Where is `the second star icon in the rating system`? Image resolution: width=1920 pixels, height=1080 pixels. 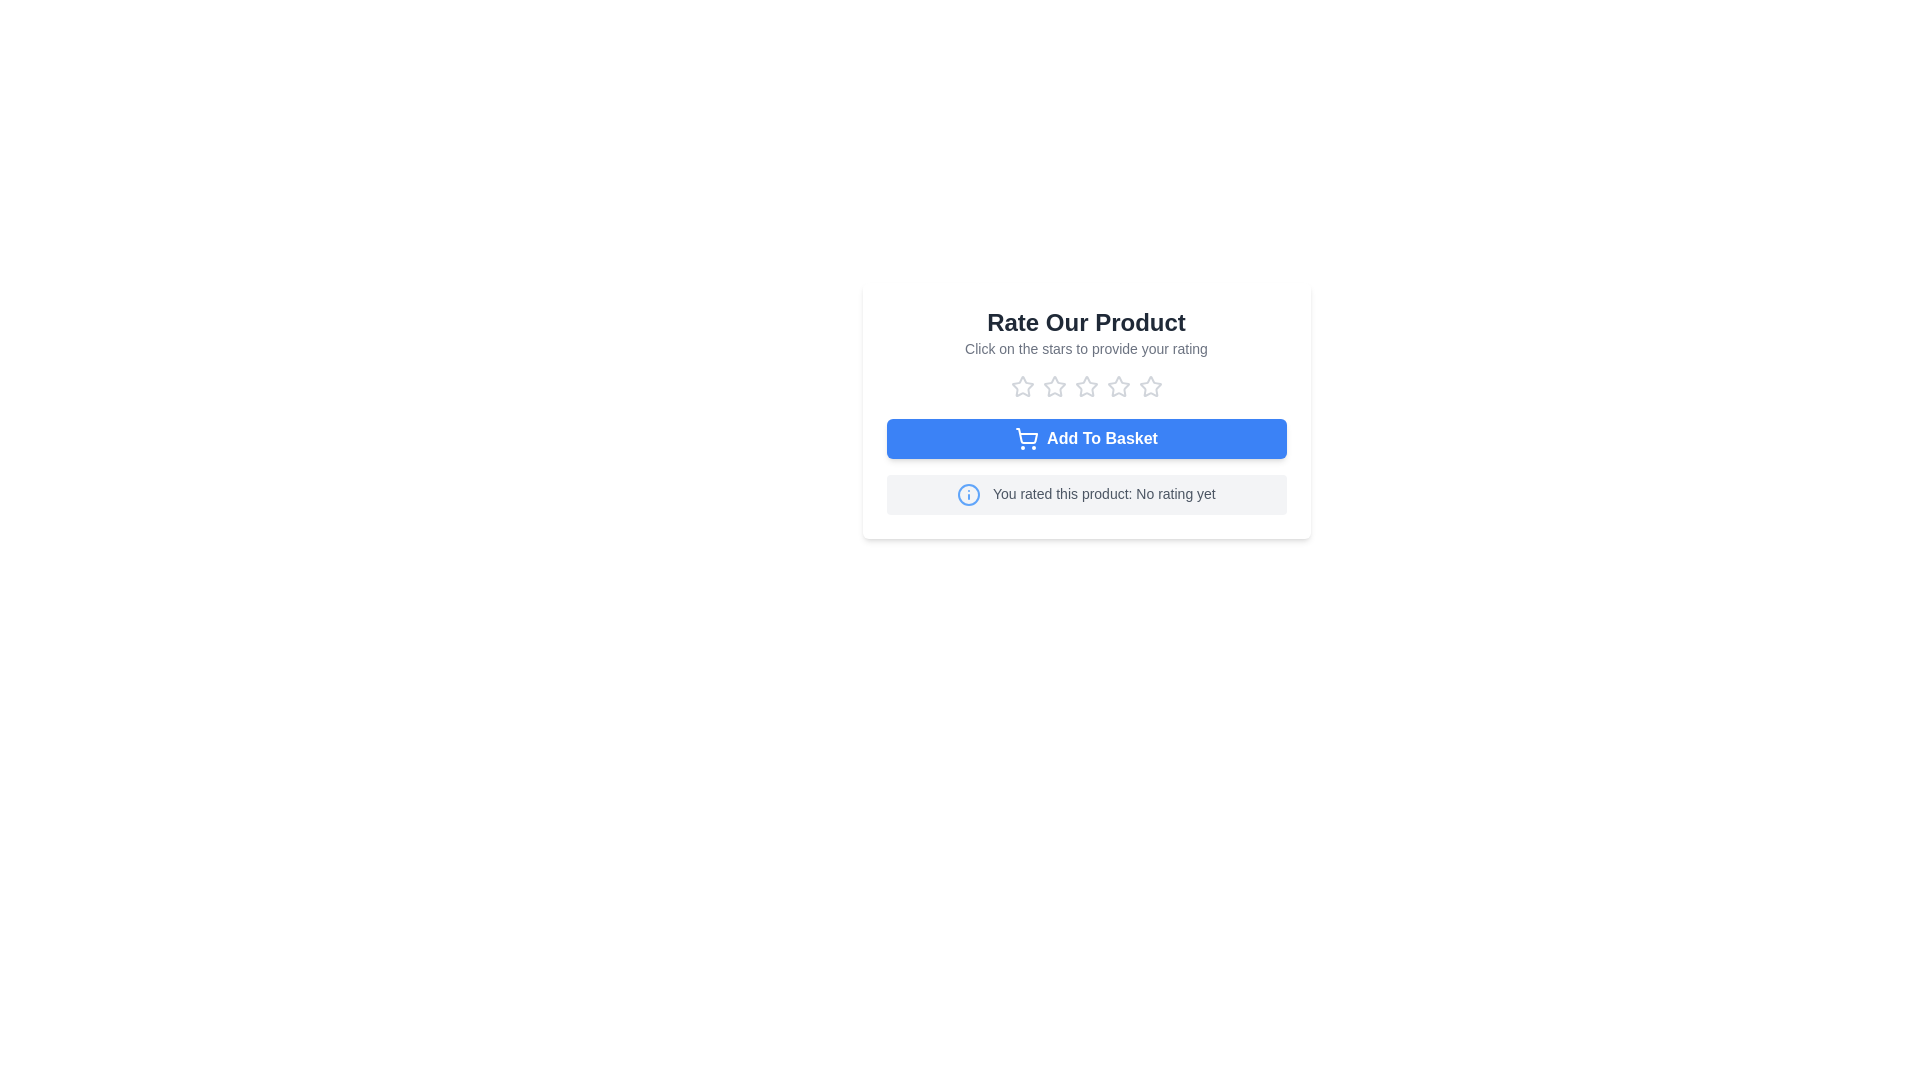 the second star icon in the rating system is located at coordinates (1085, 386).